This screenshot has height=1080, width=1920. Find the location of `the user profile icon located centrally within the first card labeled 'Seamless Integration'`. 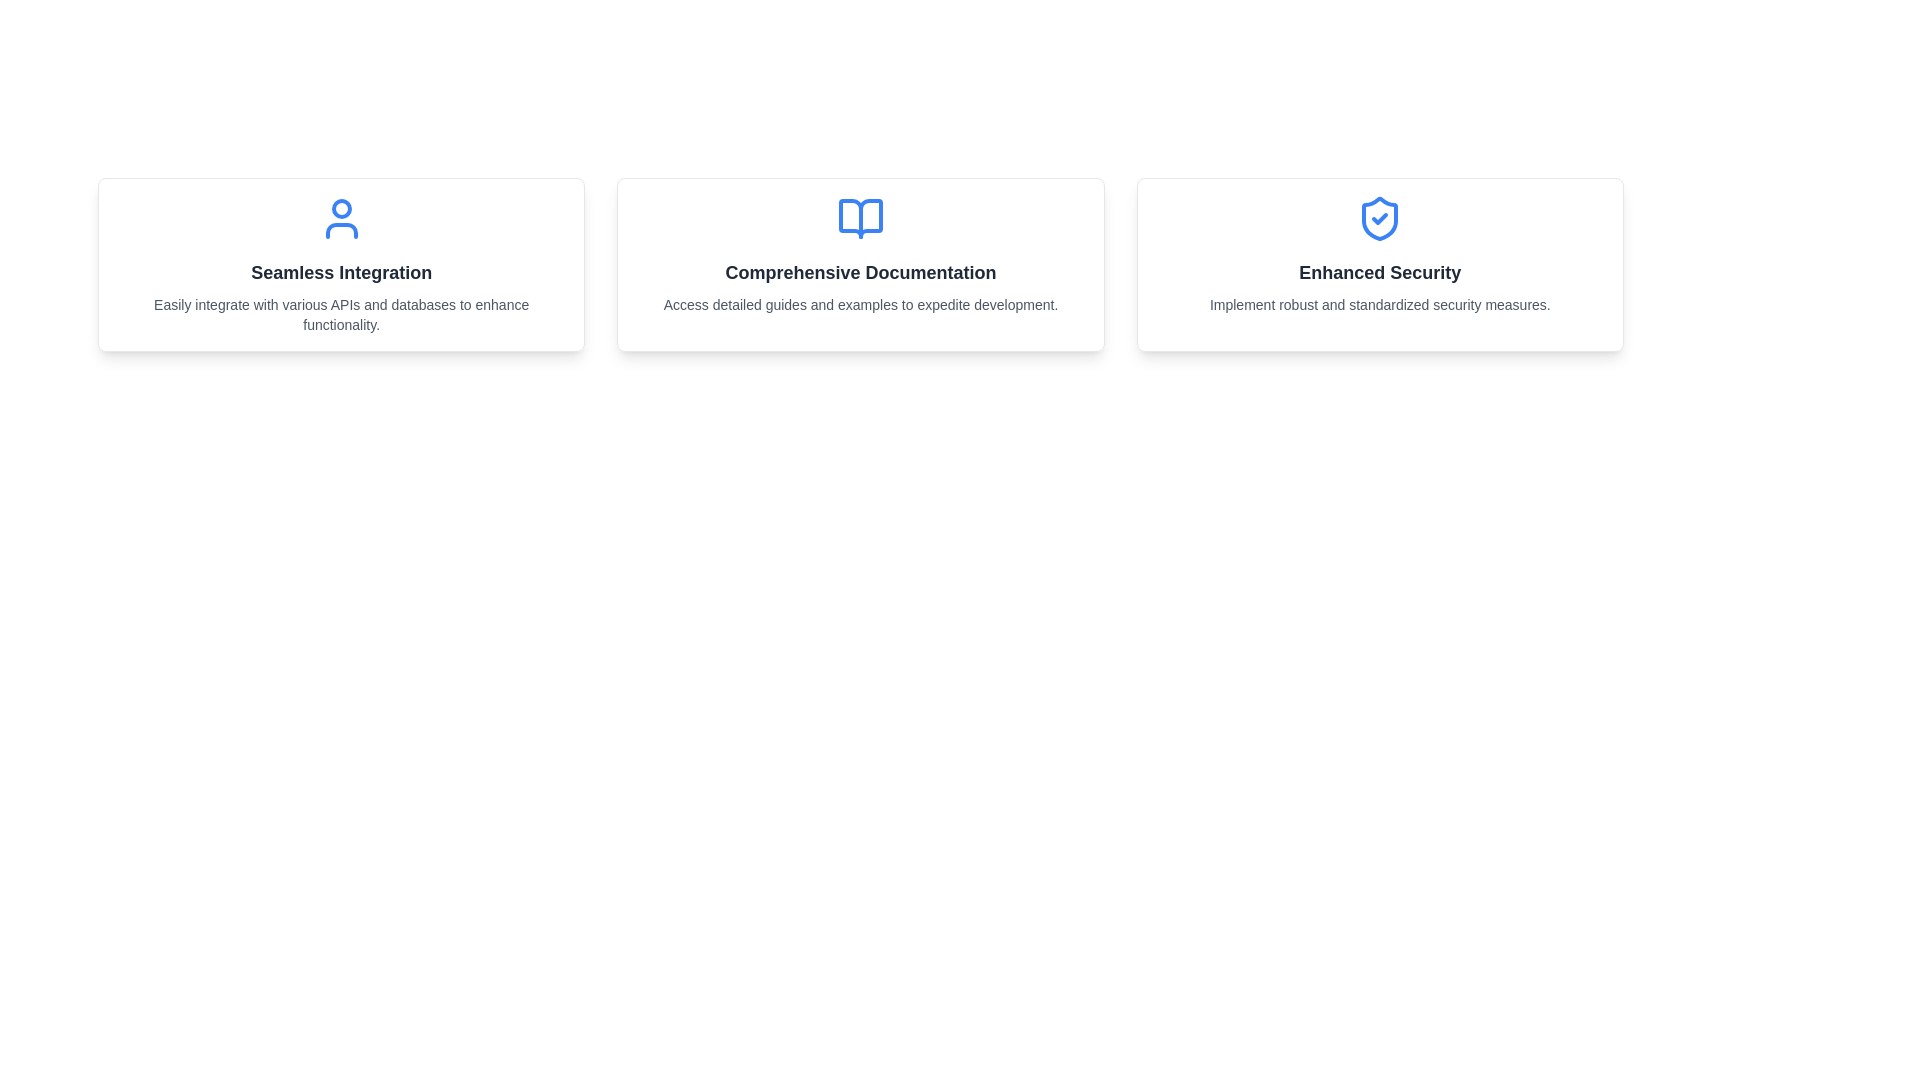

the user profile icon located centrally within the first card labeled 'Seamless Integration' is located at coordinates (341, 219).